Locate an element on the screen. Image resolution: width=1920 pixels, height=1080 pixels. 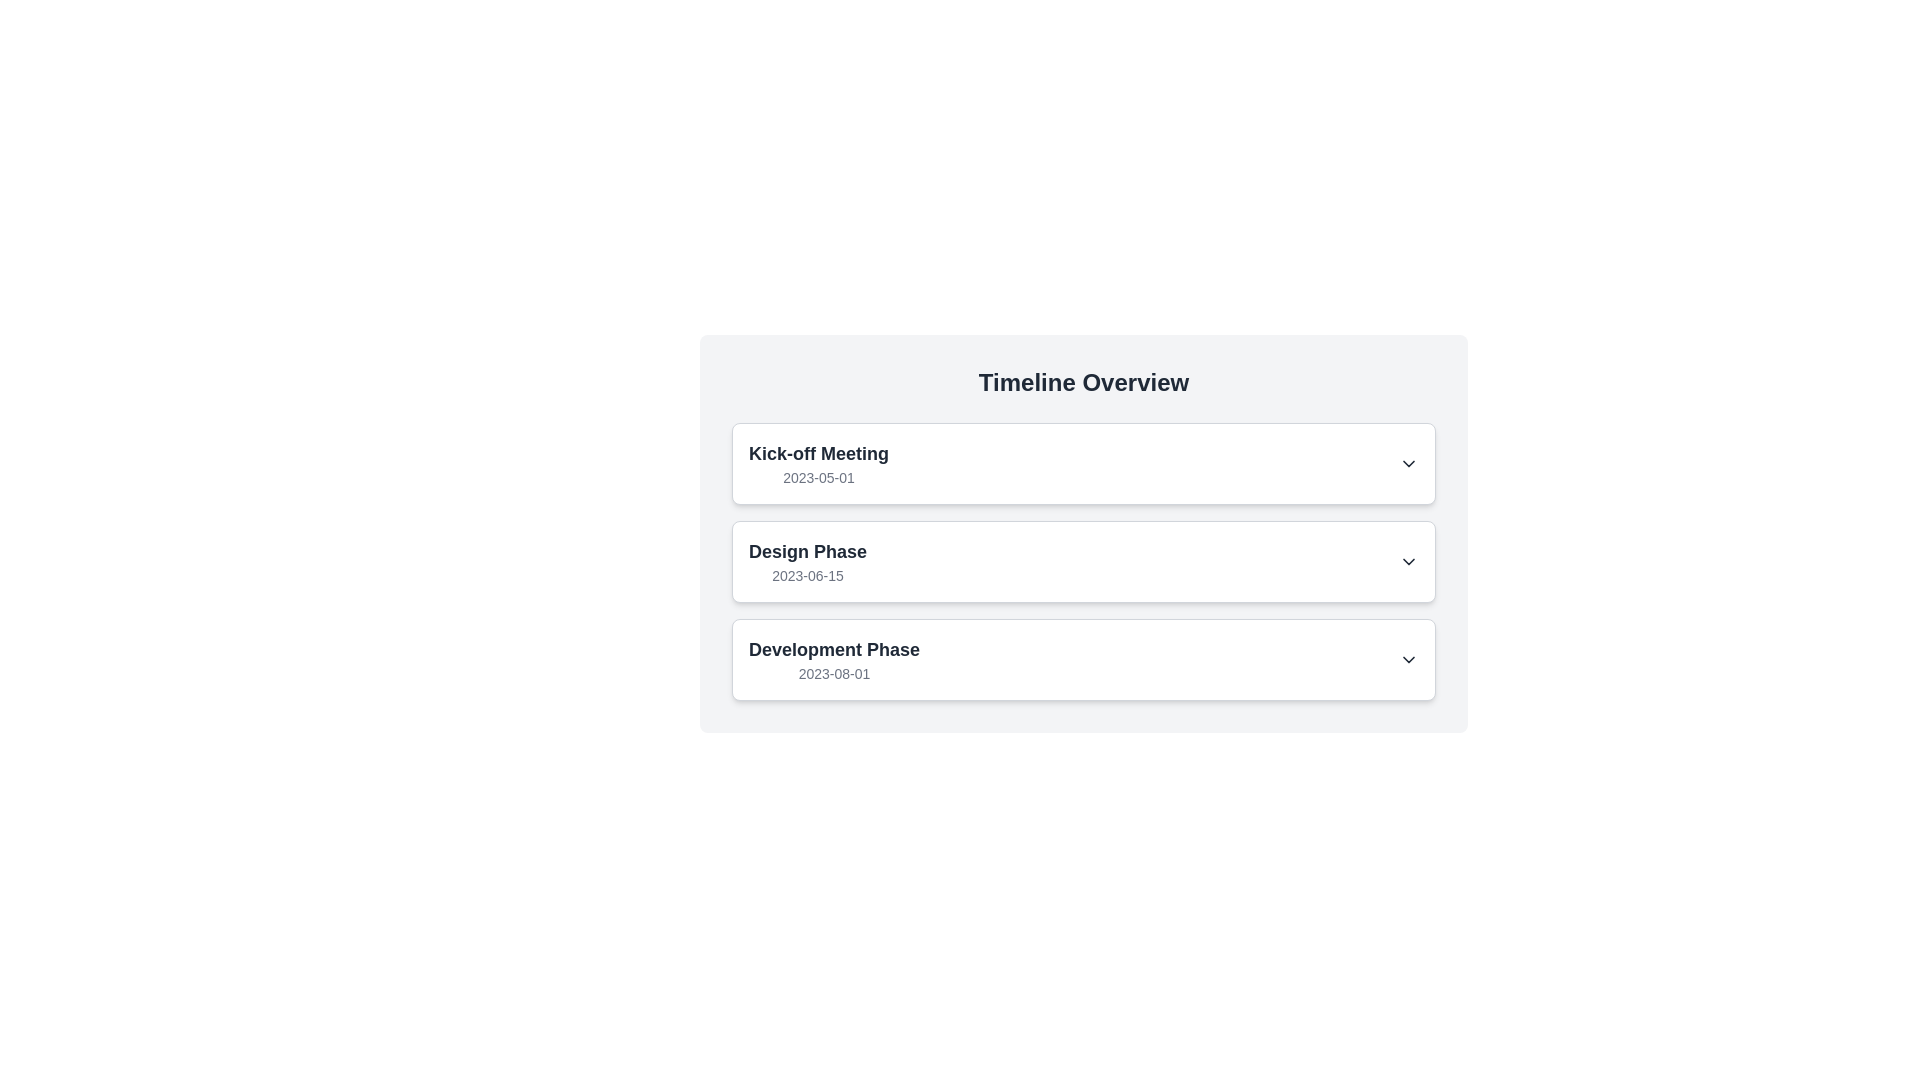
the 'Design Phase' text label, which is the second item in the vertical timeline list, located within the 'Timeline Overview' card is located at coordinates (807, 562).